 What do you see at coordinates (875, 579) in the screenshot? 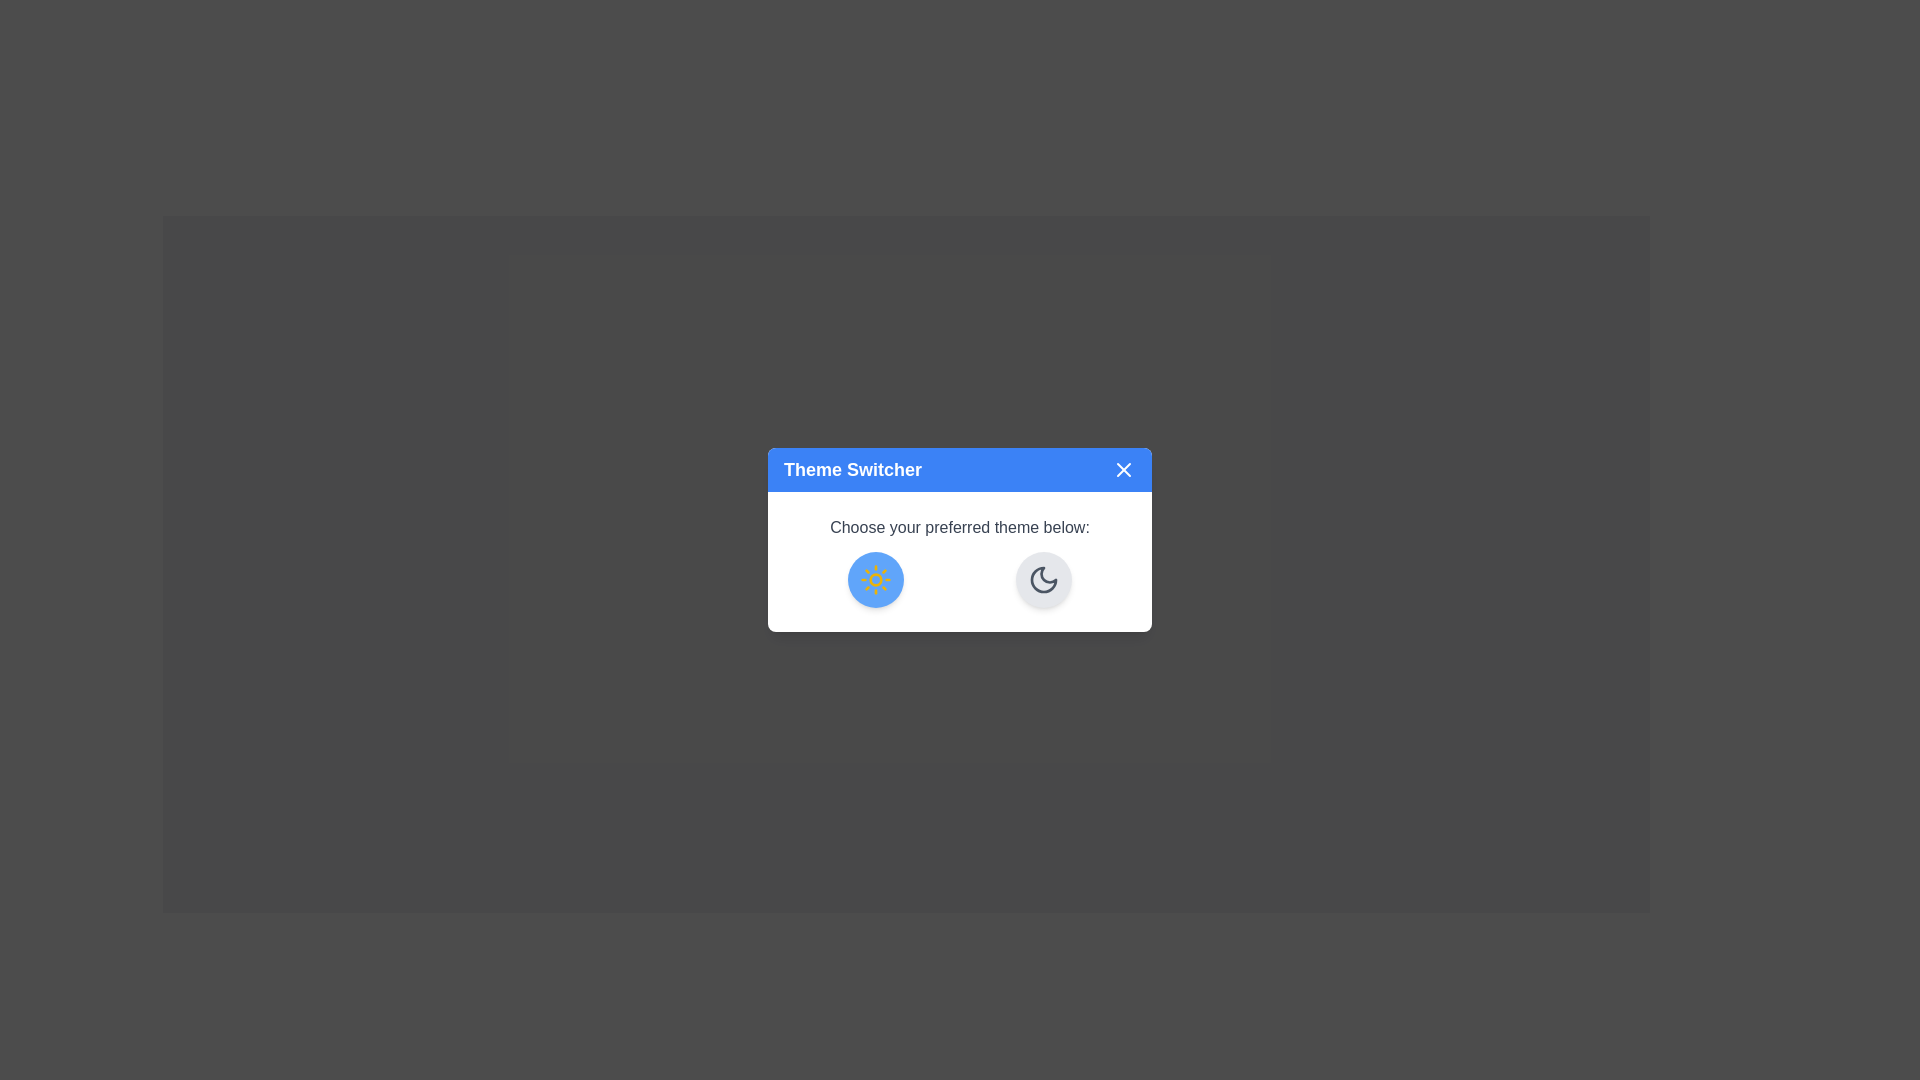
I see `the circular button with a blue background and a yellow sun icon` at bounding box center [875, 579].